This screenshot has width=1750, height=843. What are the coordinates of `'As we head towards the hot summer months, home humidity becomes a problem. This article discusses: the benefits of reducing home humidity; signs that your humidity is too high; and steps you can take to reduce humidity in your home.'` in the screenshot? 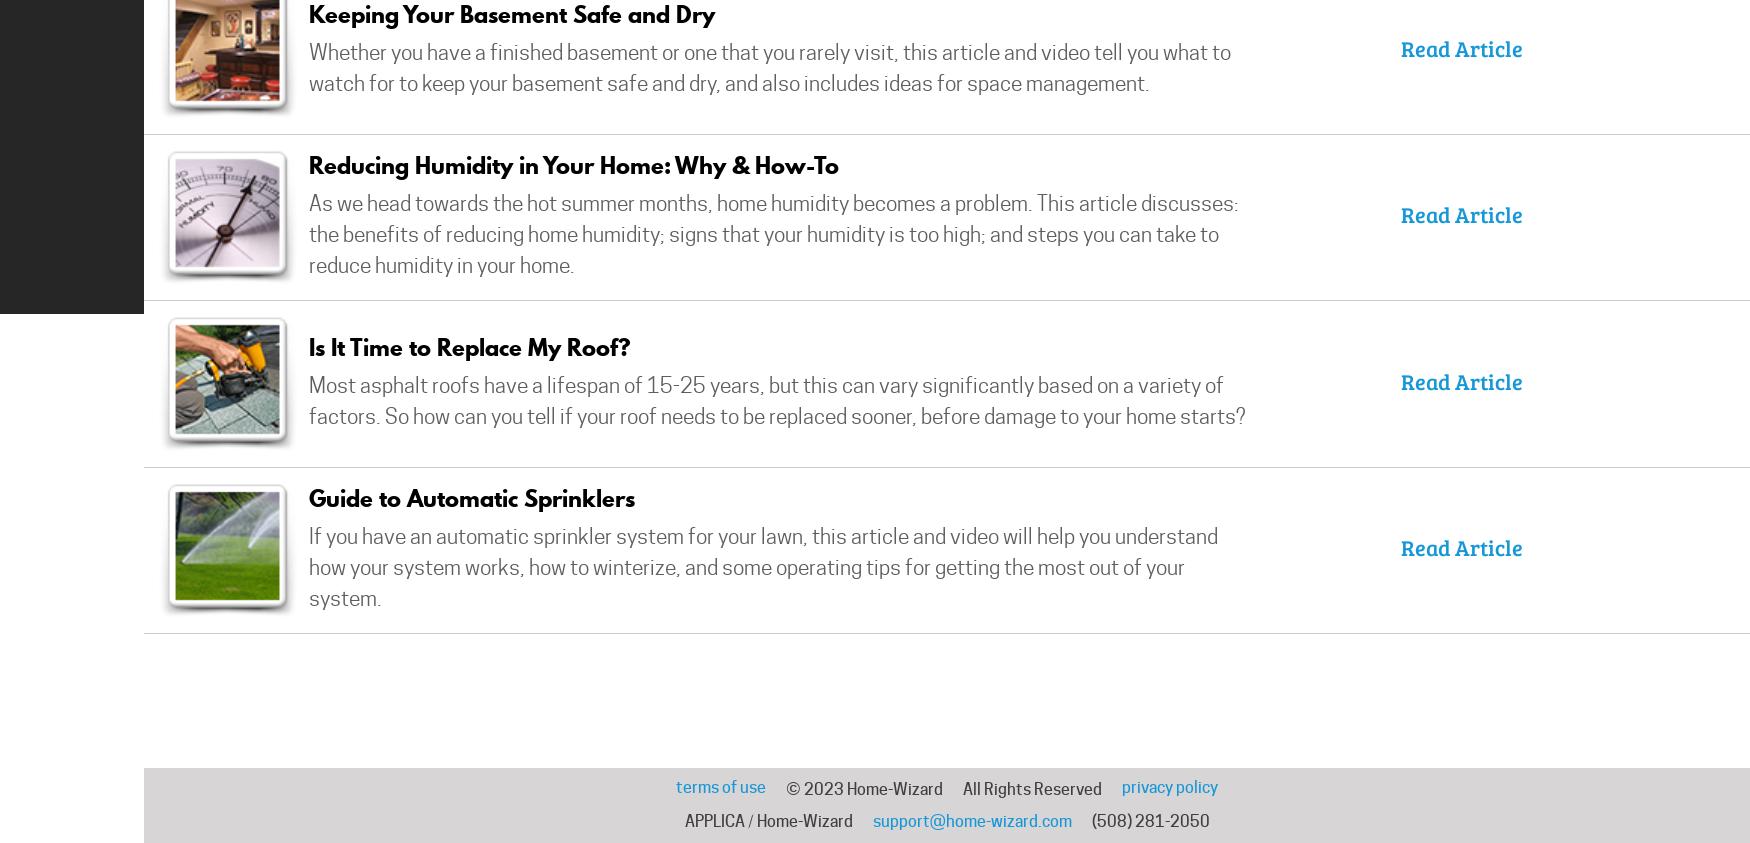 It's located at (773, 234).